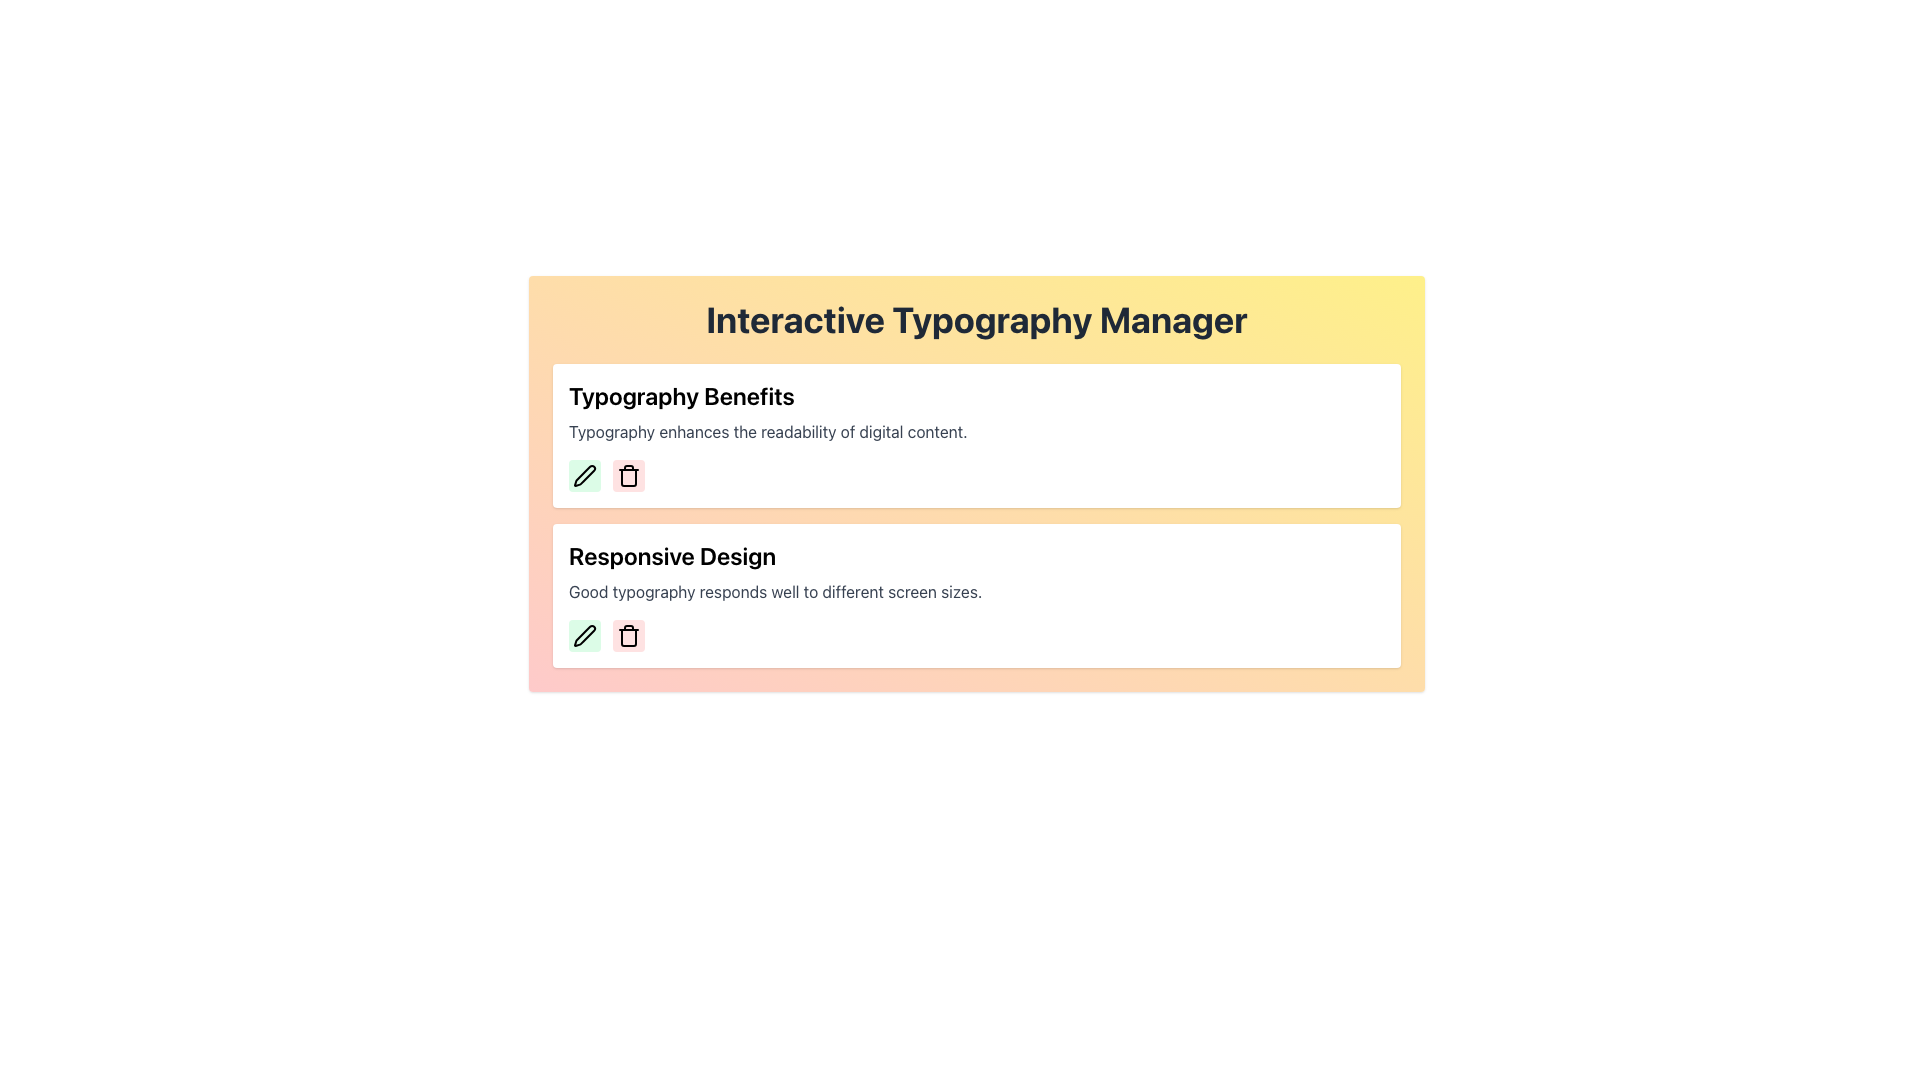 Image resolution: width=1920 pixels, height=1080 pixels. What do you see at coordinates (584, 475) in the screenshot?
I see `the pen icon button with a light green background located in the second section of the 'Responsive Design' list to initiate an edit action` at bounding box center [584, 475].